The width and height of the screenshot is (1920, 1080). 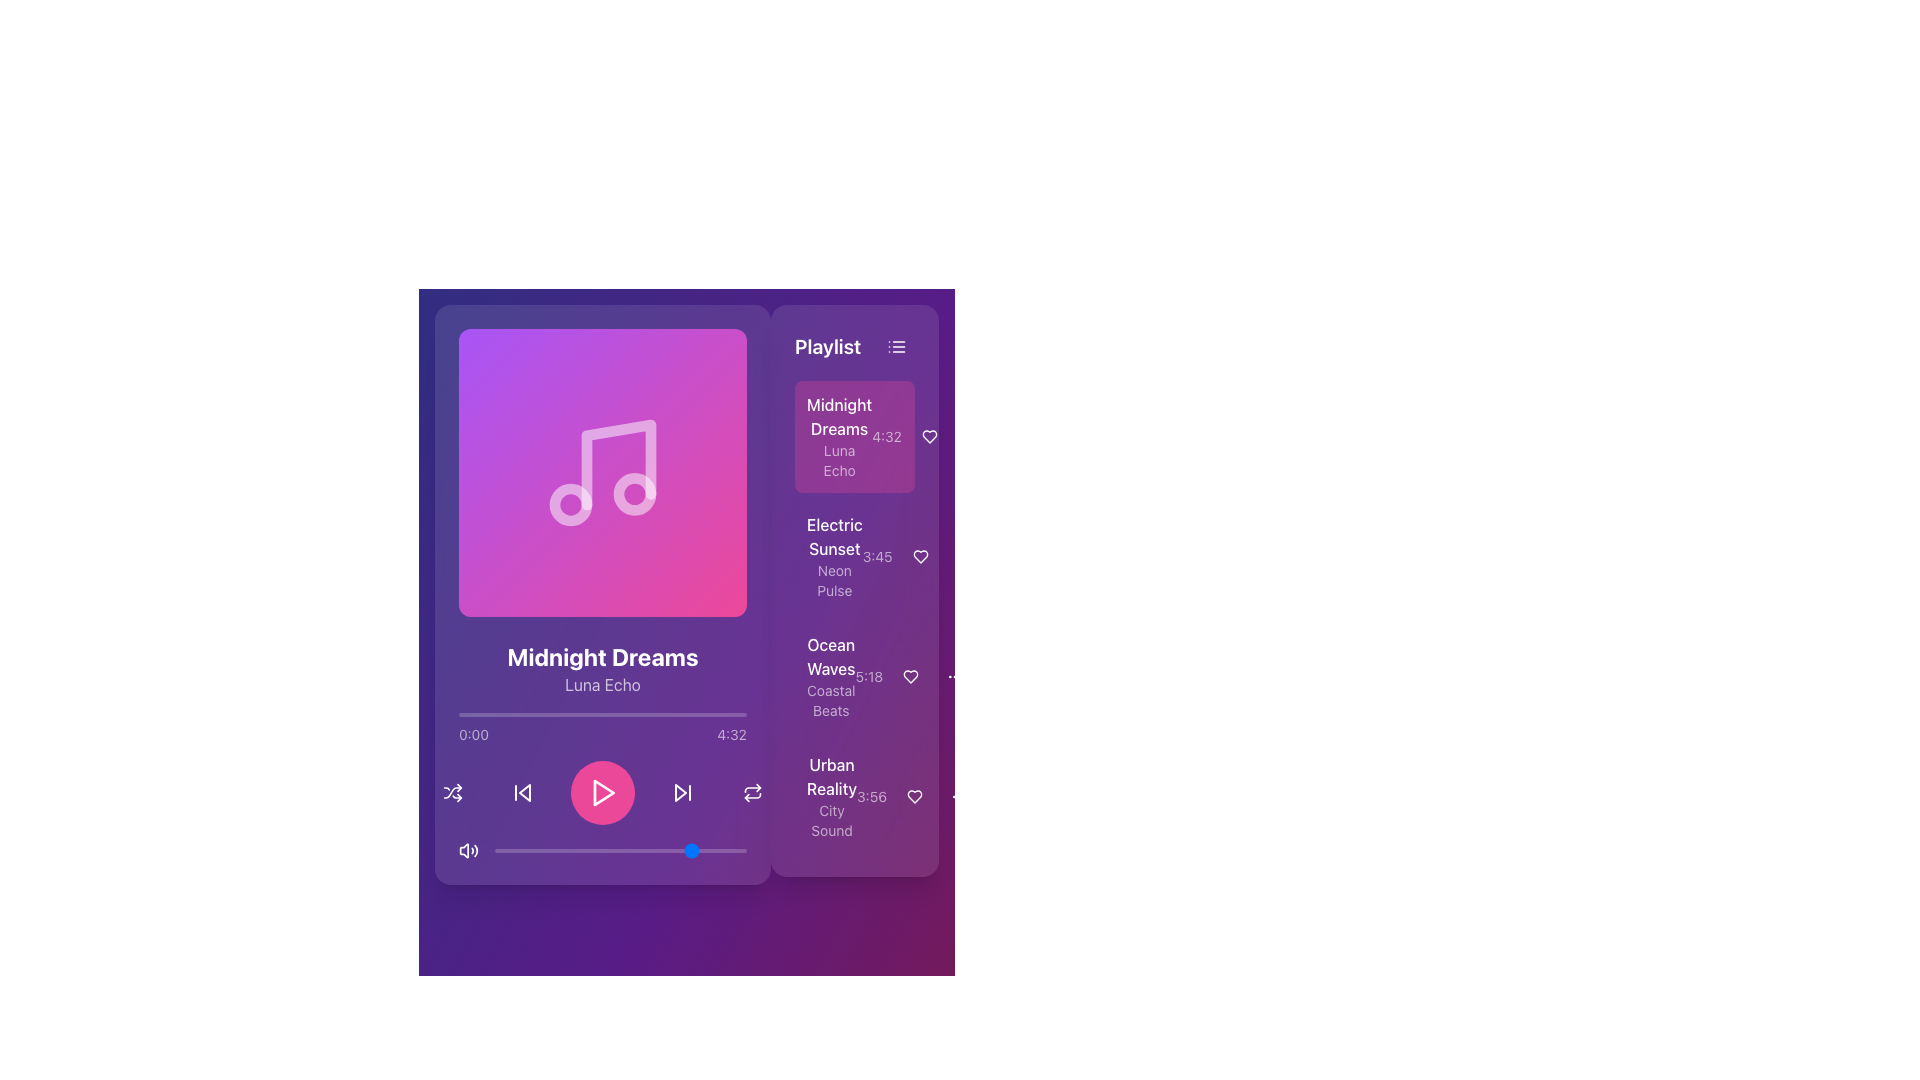 What do you see at coordinates (854, 346) in the screenshot?
I see `the 'Playlist' text and icon group, which displays the text 'Playlist' in bold font with a three-line menu icon next to it, located in the top section of the sidebar` at bounding box center [854, 346].